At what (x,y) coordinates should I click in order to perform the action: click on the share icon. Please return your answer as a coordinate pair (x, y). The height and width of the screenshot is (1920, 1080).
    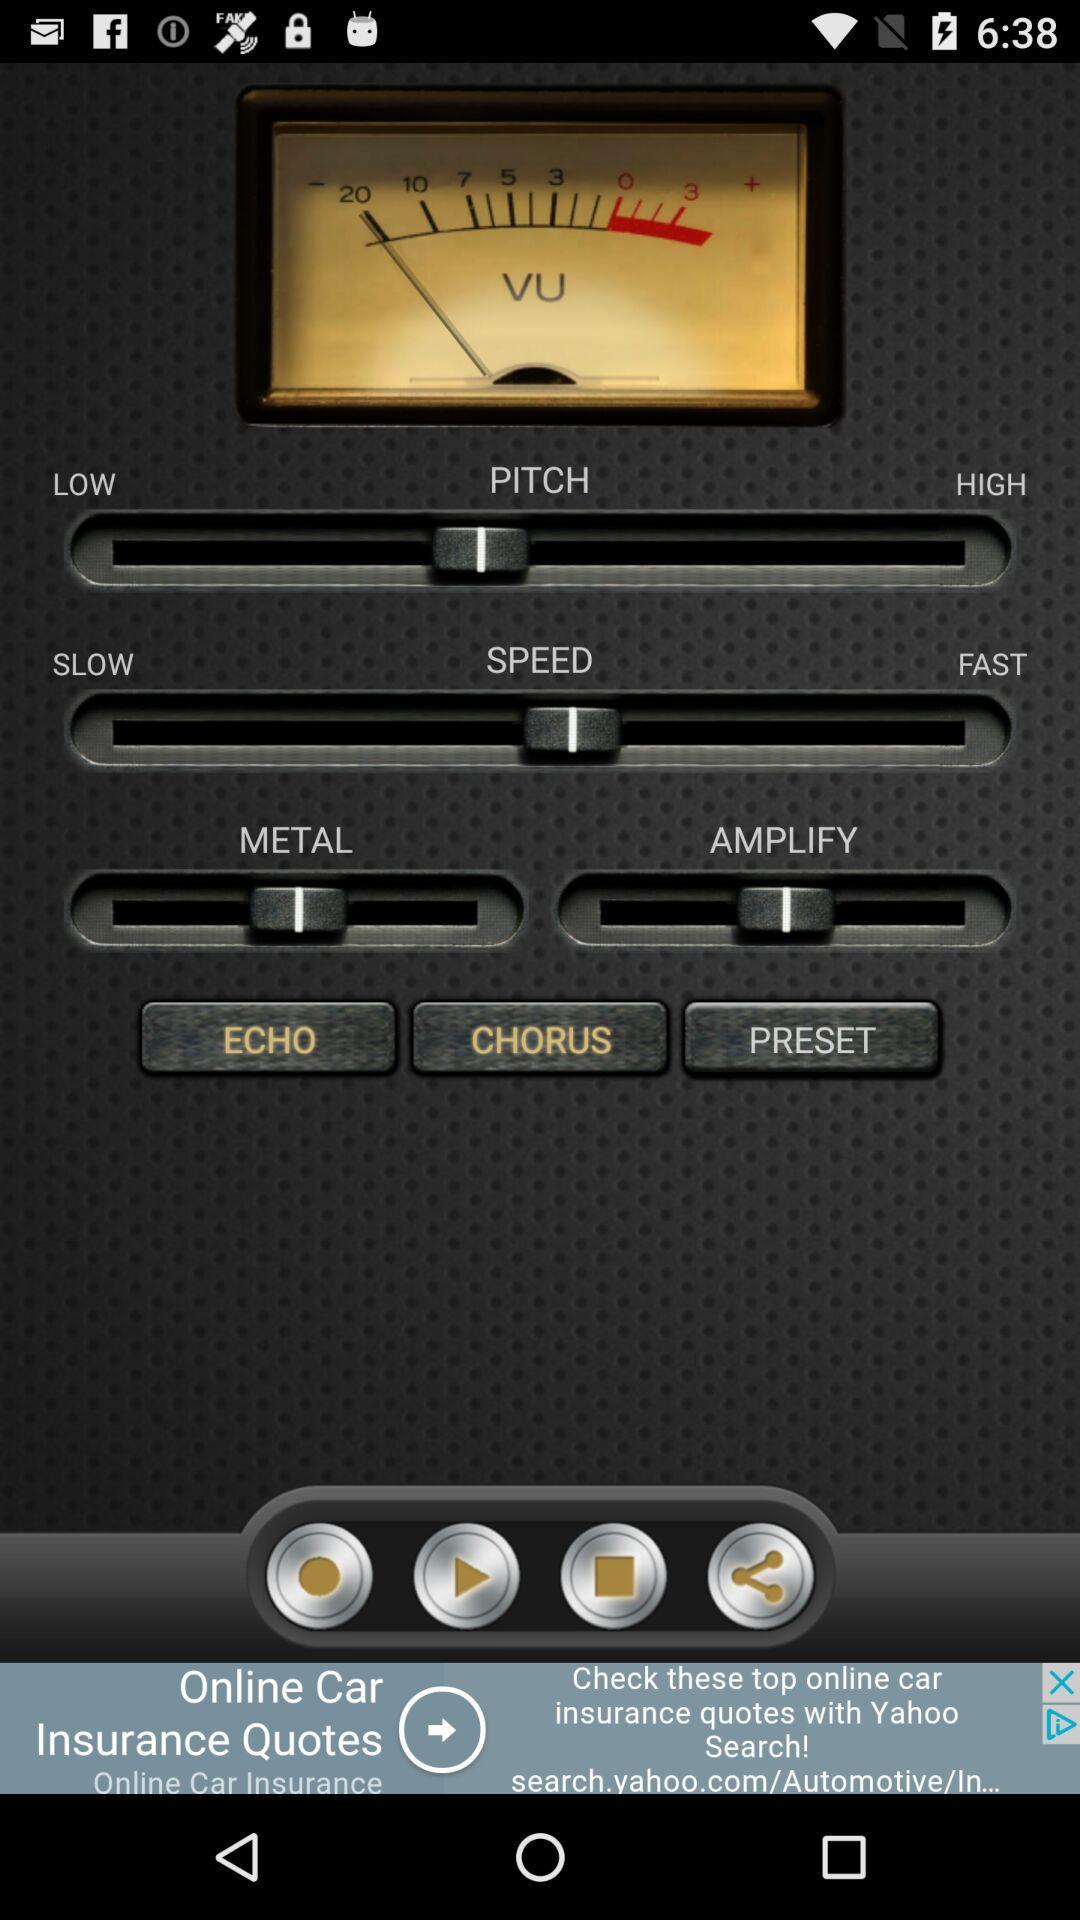
    Looking at the image, I should click on (760, 1686).